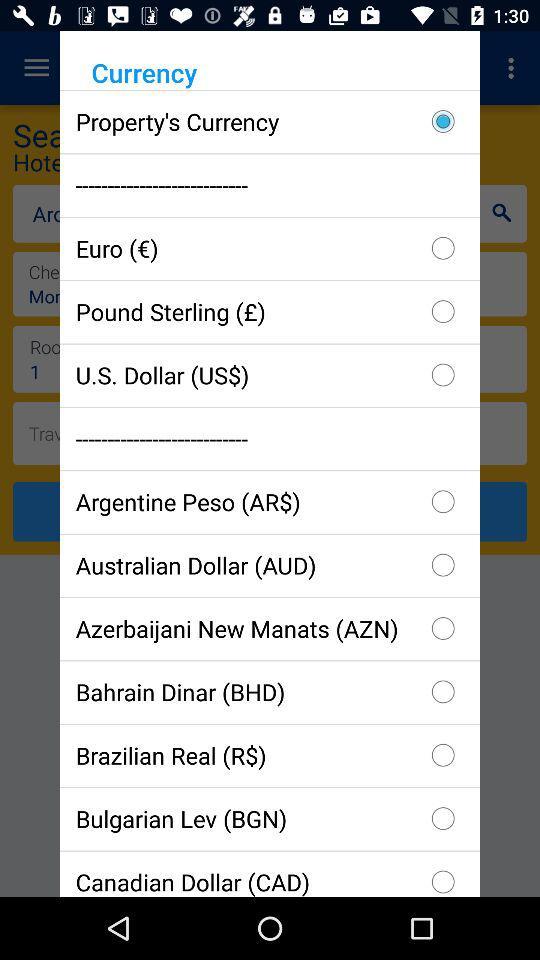 The image size is (540, 960). What do you see at coordinates (270, 247) in the screenshot?
I see `item below the --------------------------- checkbox` at bounding box center [270, 247].